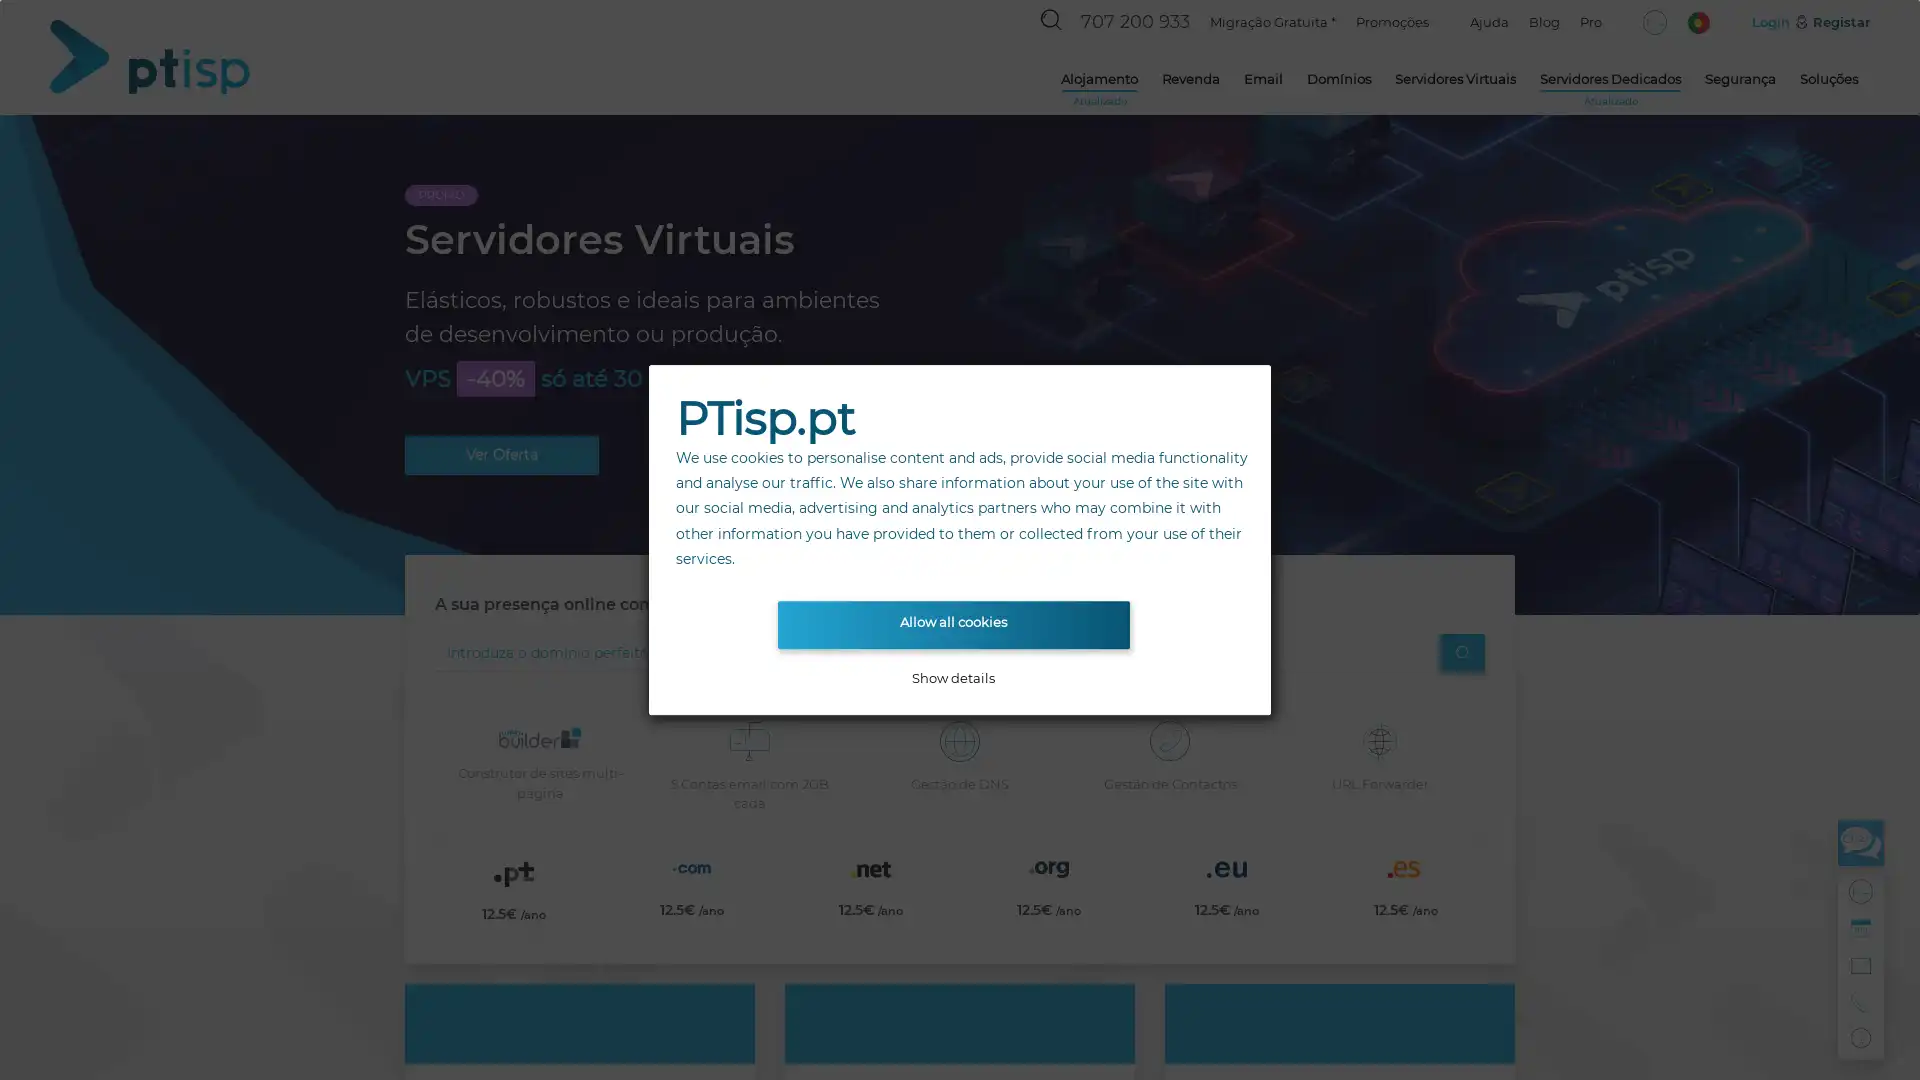 The width and height of the screenshot is (1920, 1080). I want to click on Go to slide 3, so click(979, 531).